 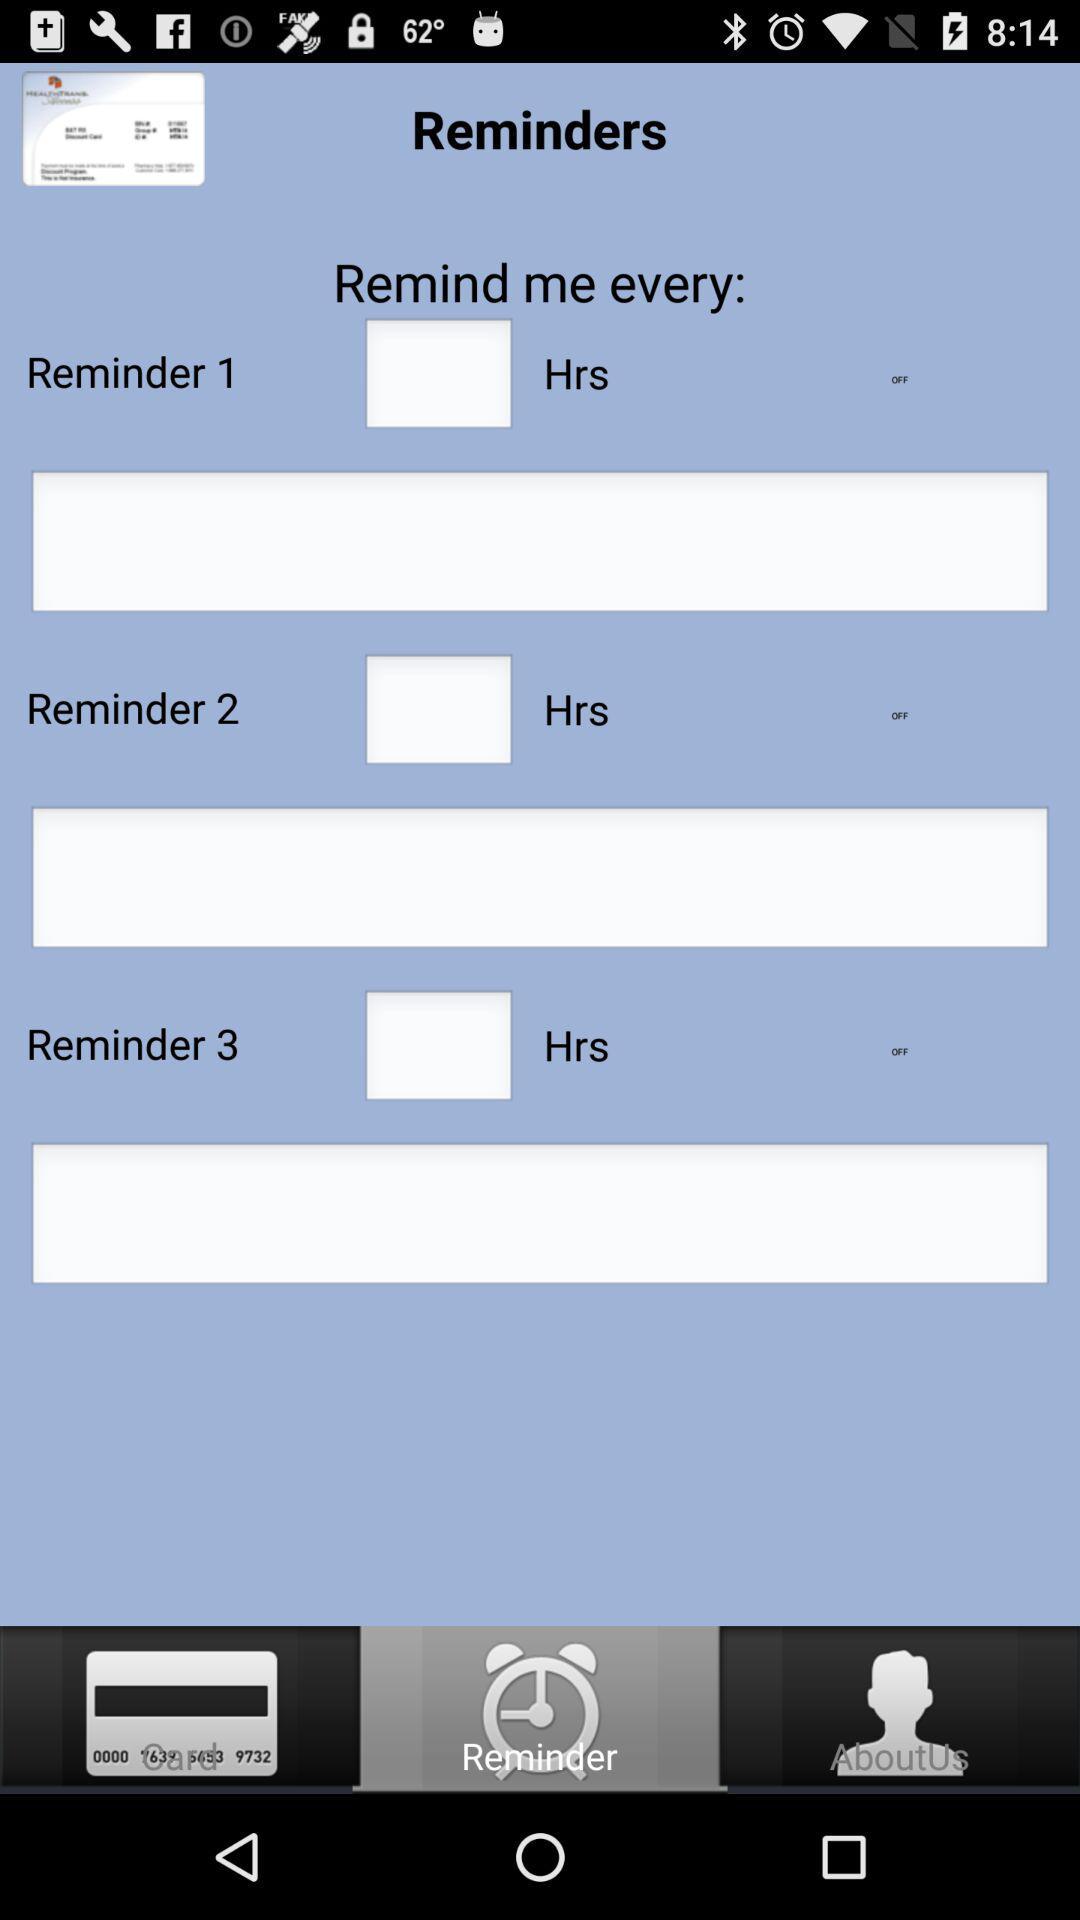 I want to click on set hours reminder 1, so click(x=437, y=379).